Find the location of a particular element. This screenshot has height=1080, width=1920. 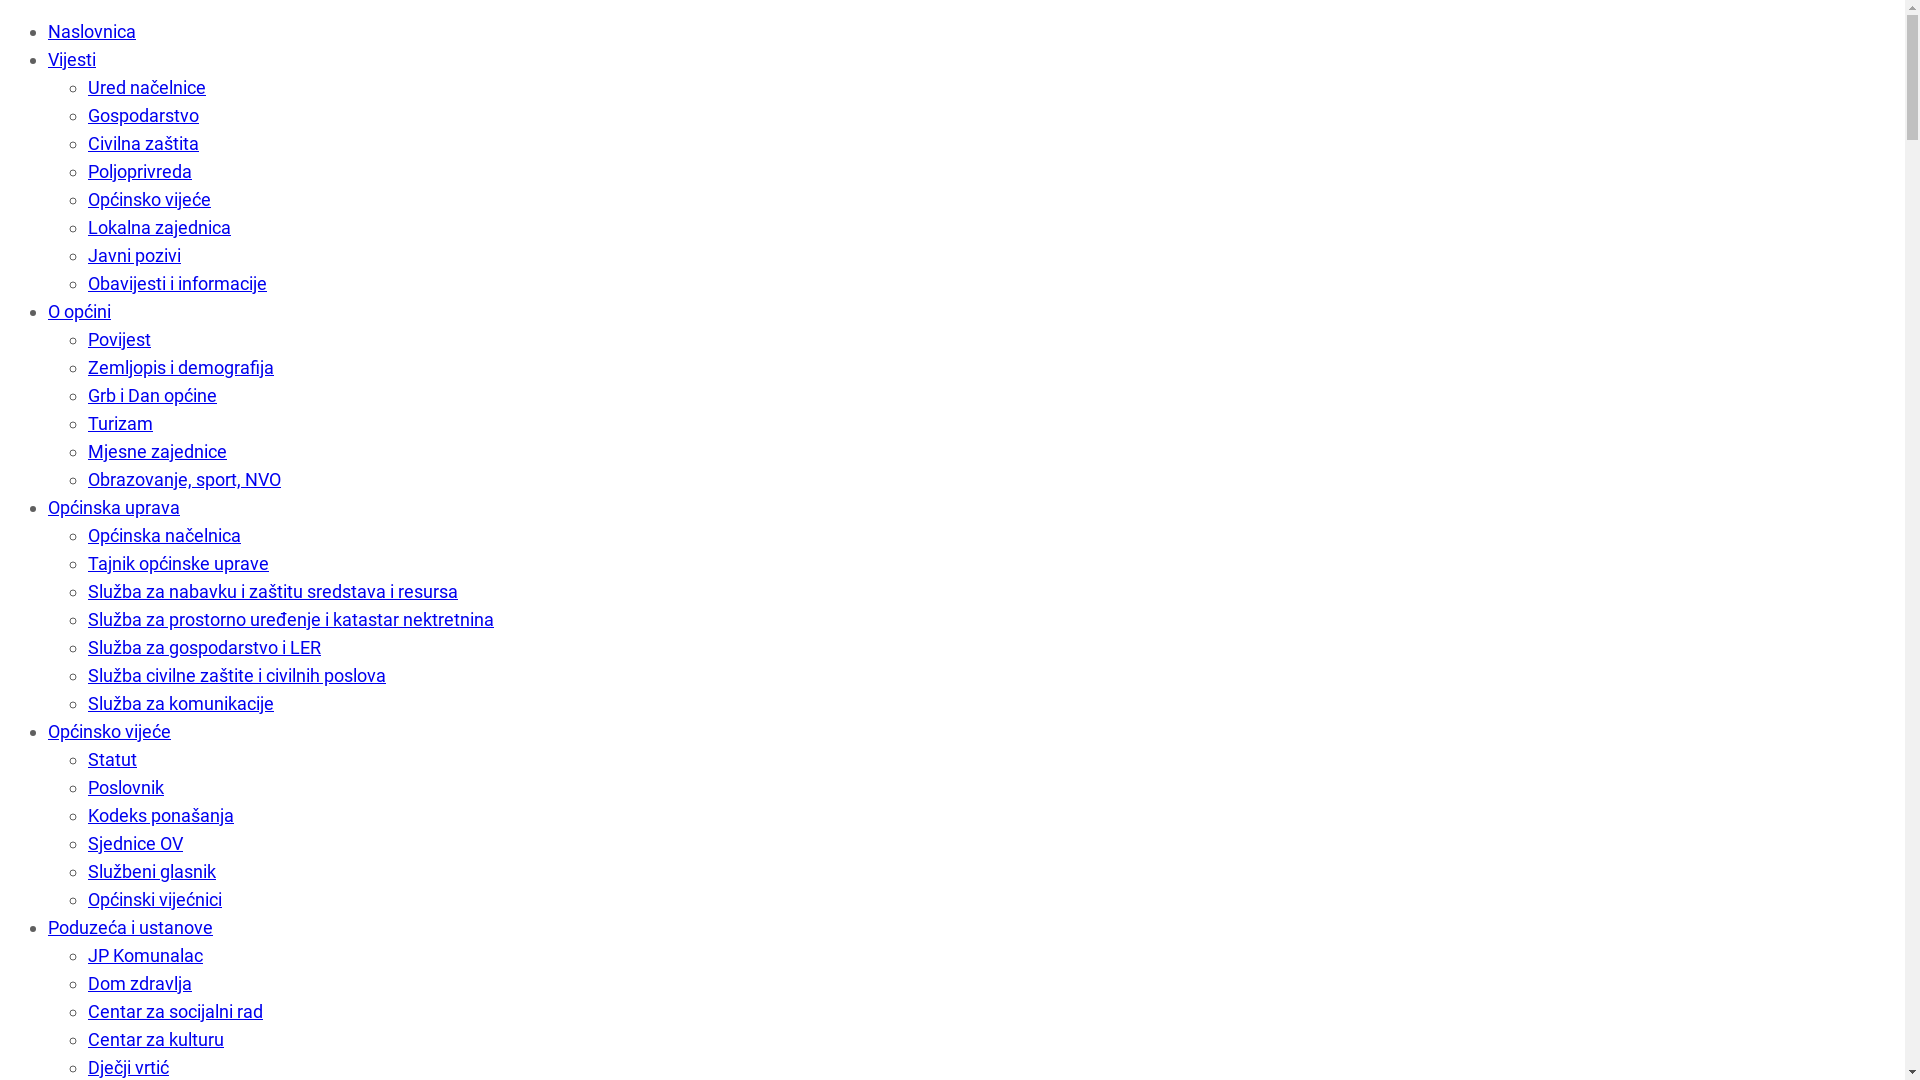

'Povijest' is located at coordinates (118, 338).